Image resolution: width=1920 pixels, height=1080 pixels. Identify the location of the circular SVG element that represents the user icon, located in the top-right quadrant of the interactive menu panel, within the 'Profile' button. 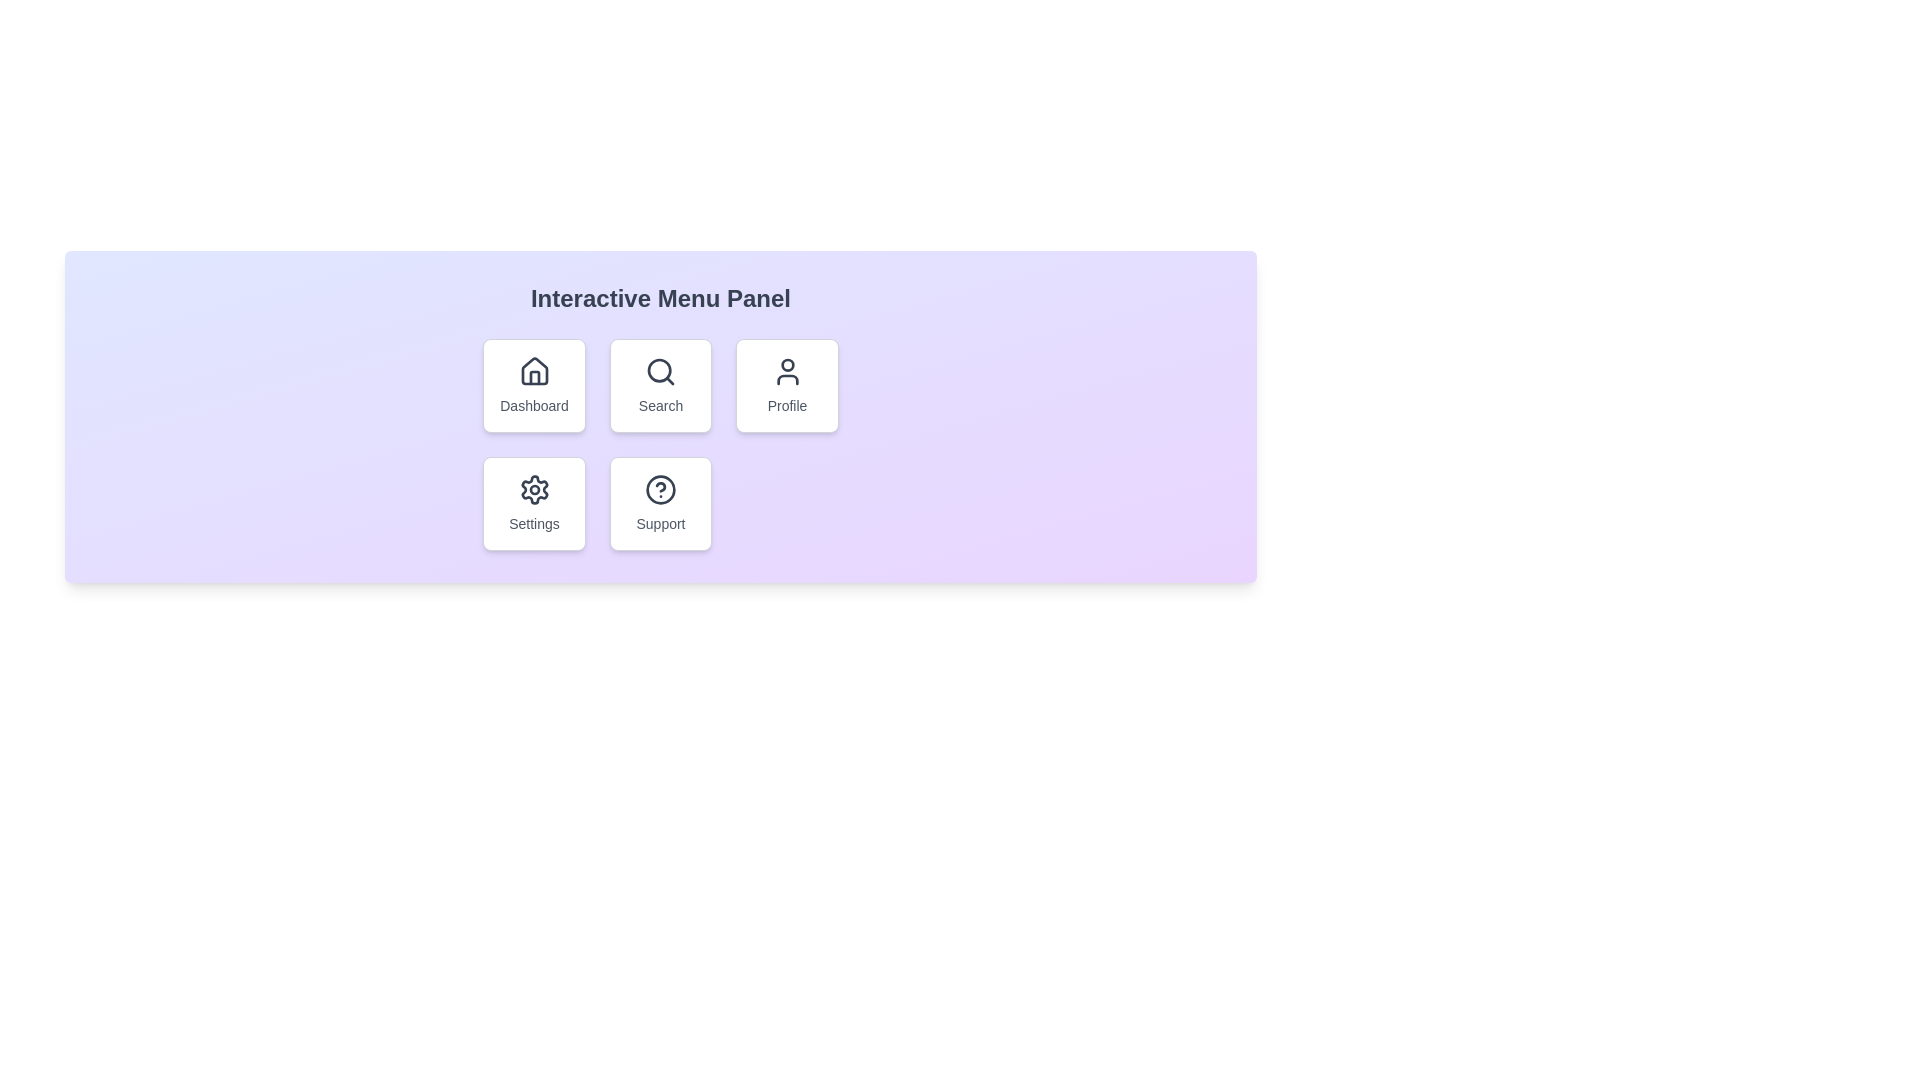
(786, 365).